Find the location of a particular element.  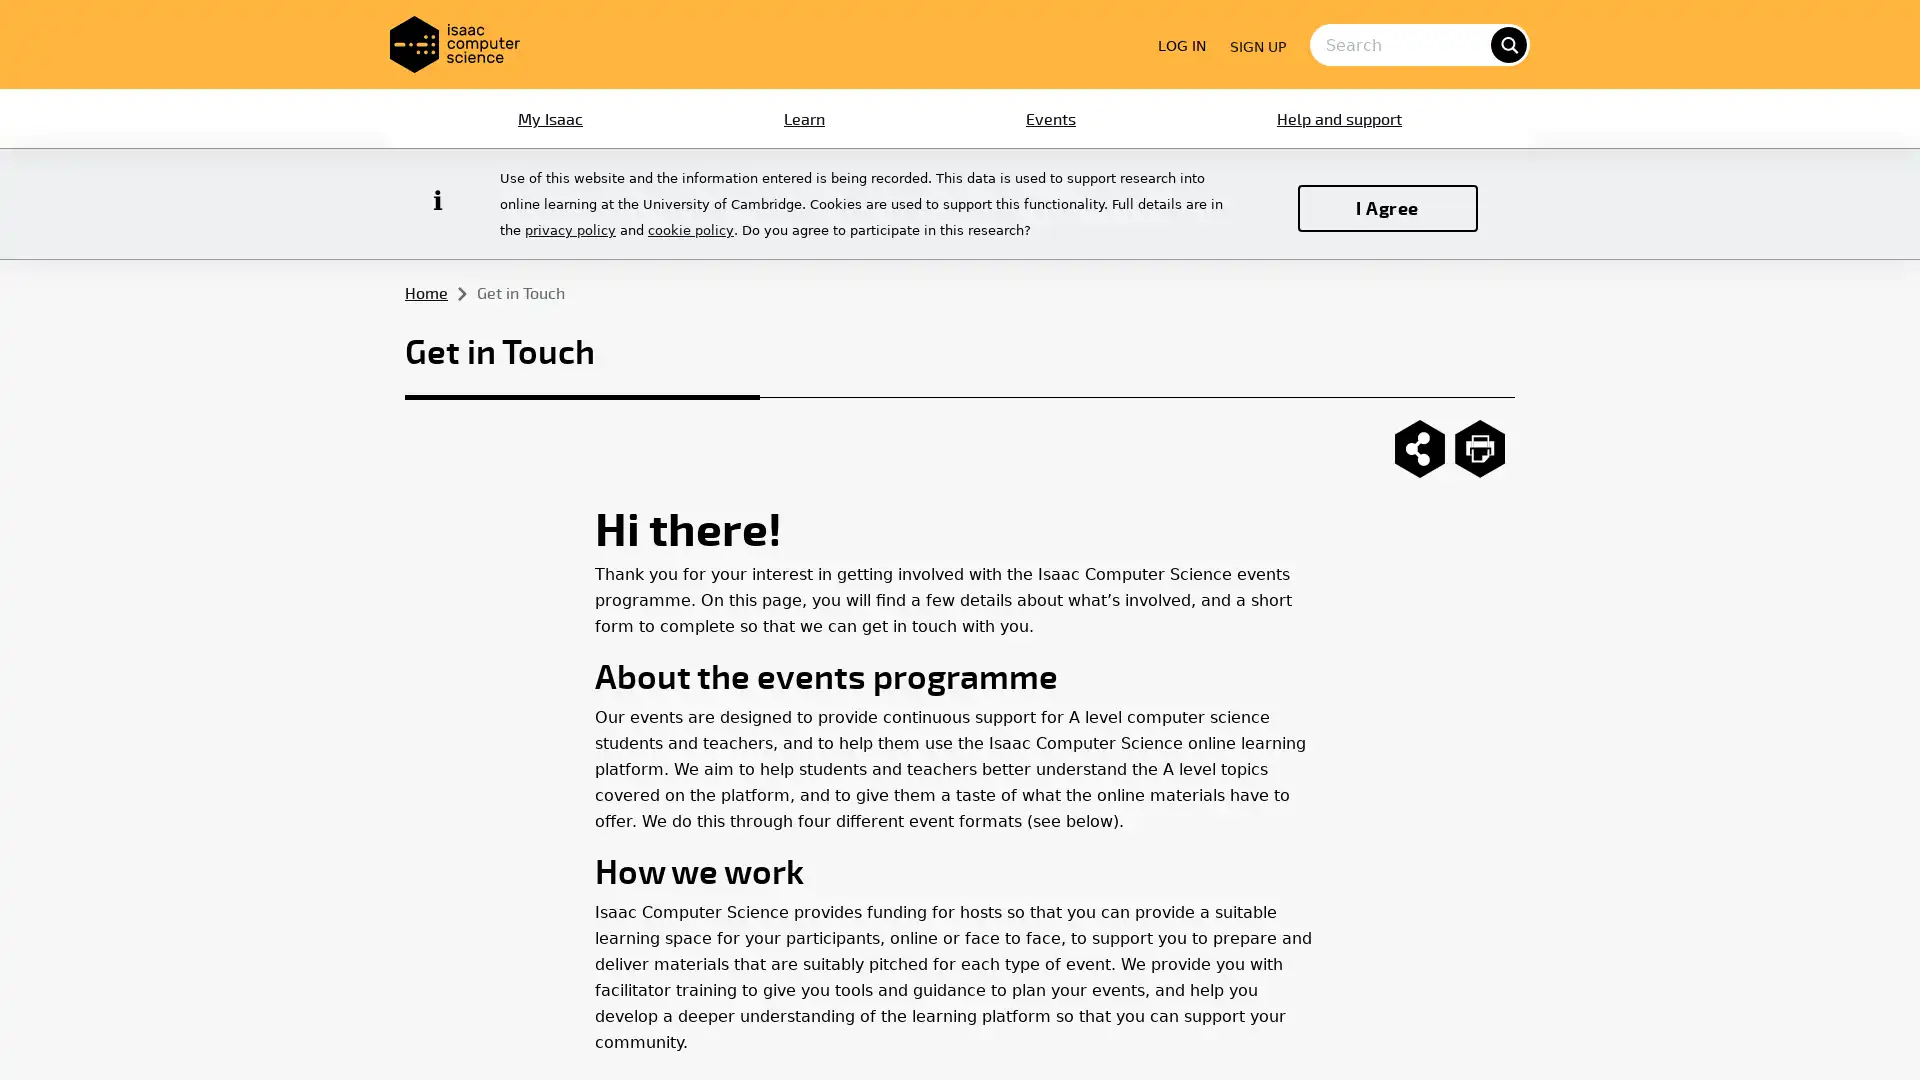

I Agree is located at coordinates (1386, 207).